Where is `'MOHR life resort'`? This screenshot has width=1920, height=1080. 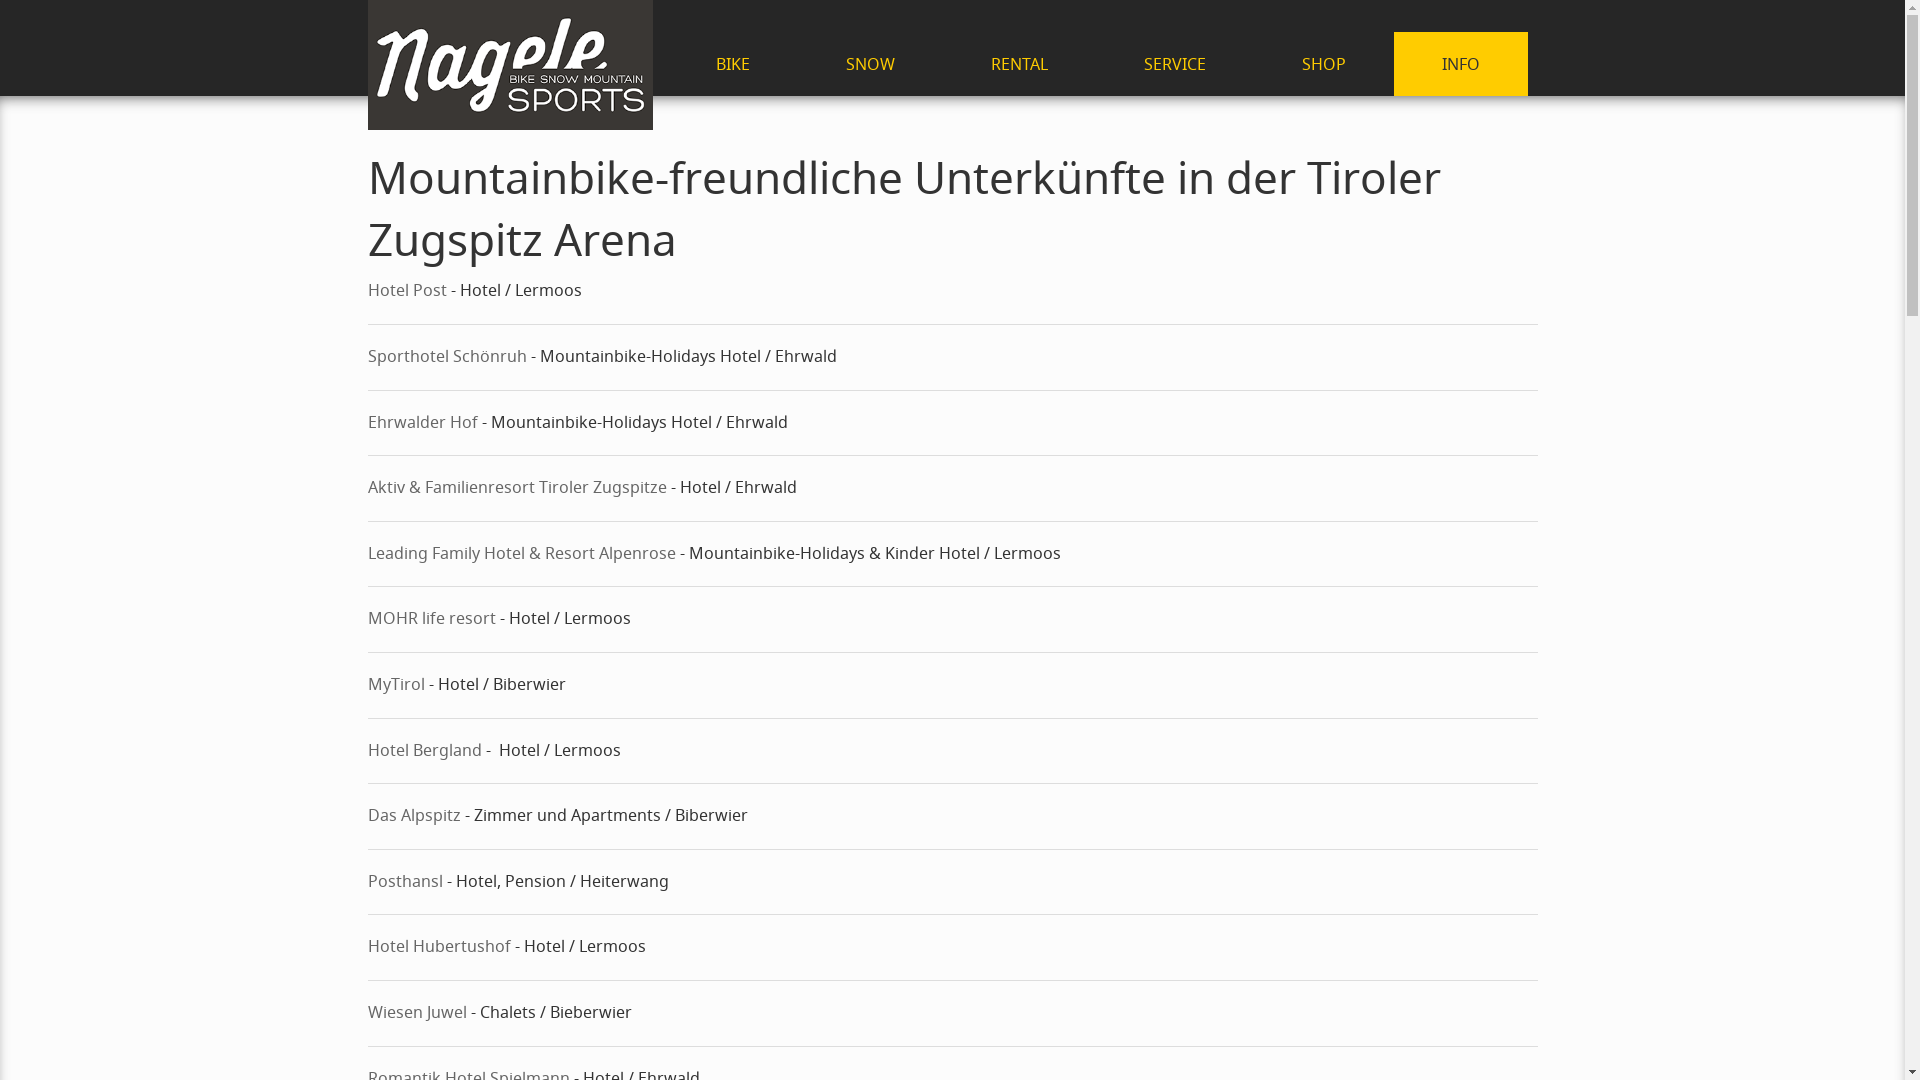 'MOHR life resort' is located at coordinates (431, 616).